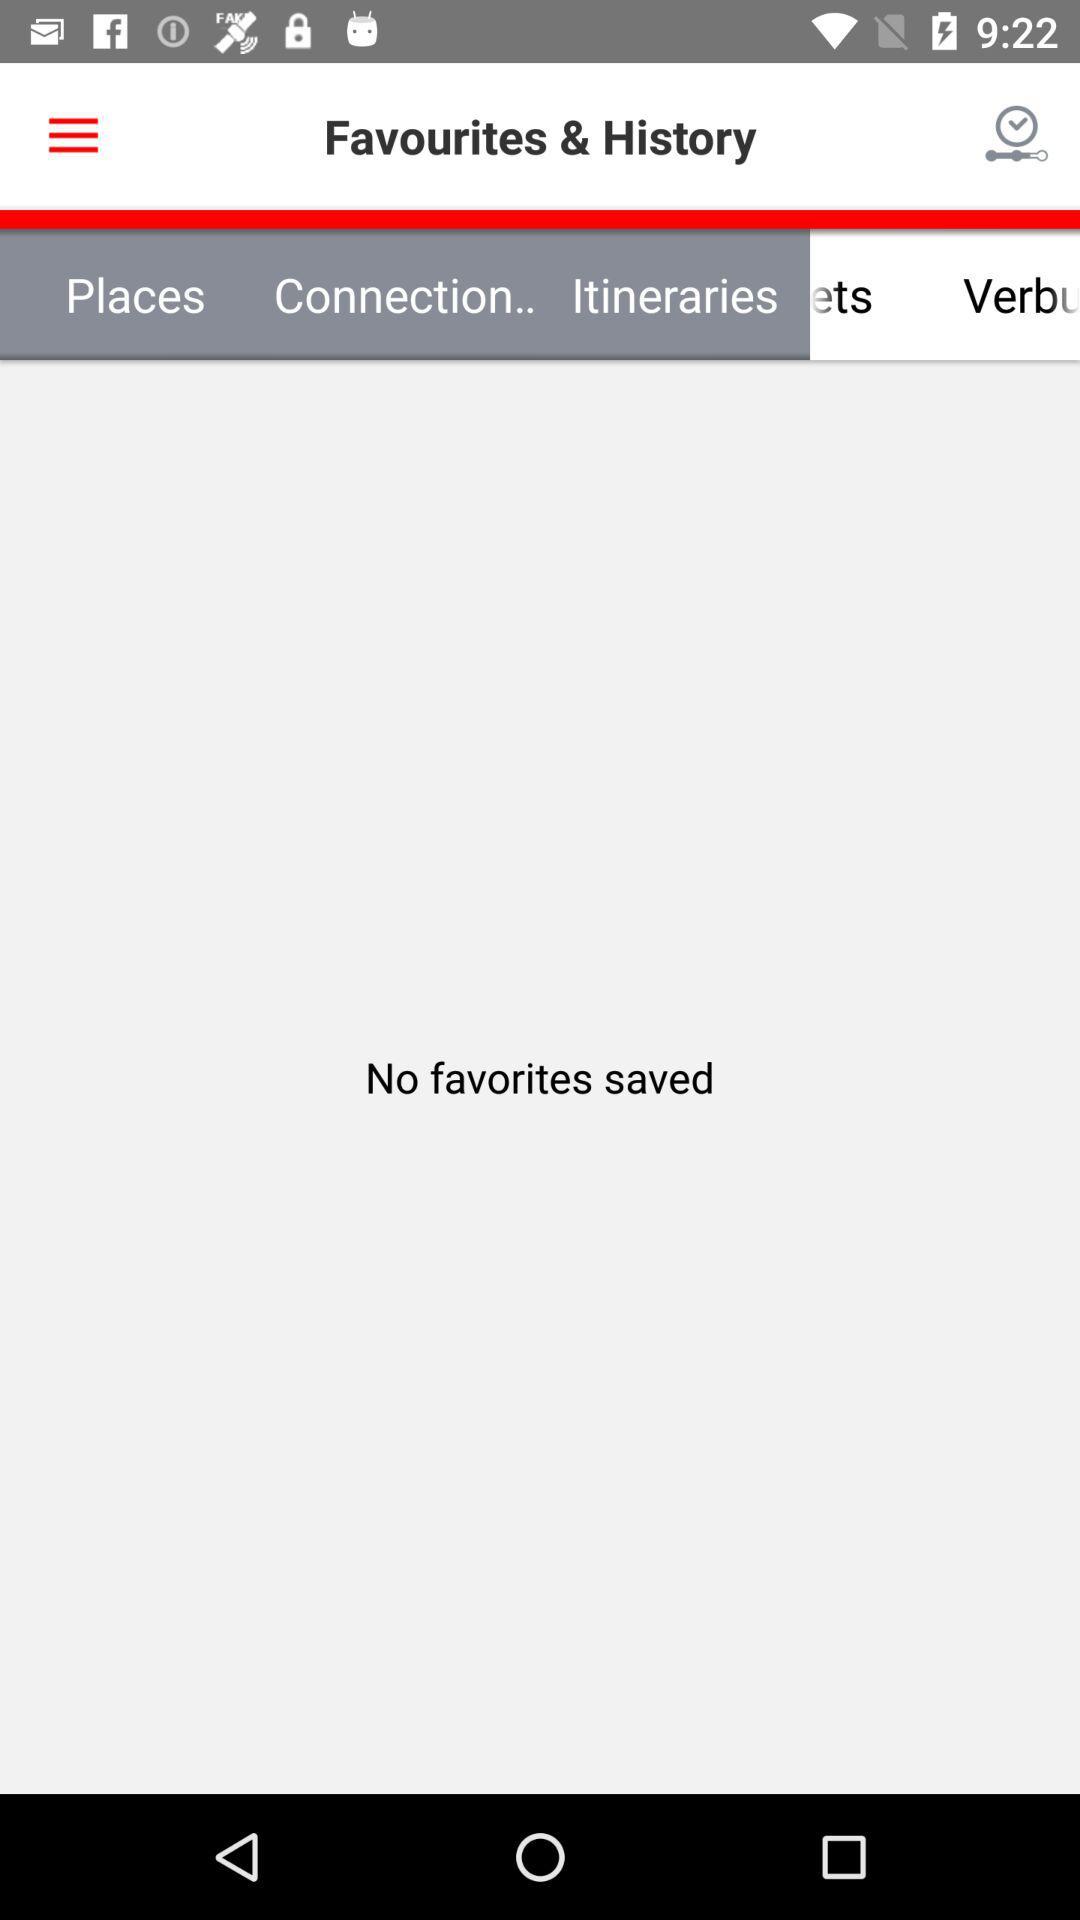 The height and width of the screenshot is (1920, 1080). Describe the element at coordinates (1017, 135) in the screenshot. I see `the item next to favourites & history icon` at that location.